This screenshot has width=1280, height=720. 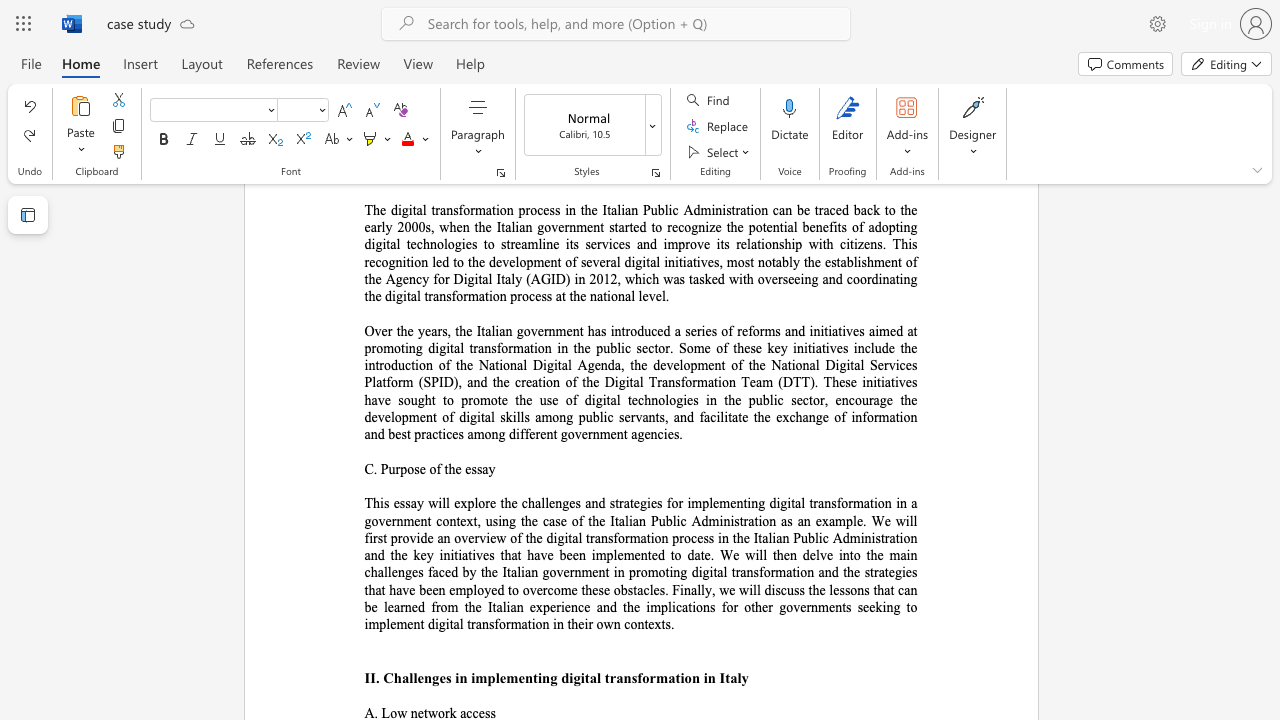 I want to click on the subset text "llenges faced by the Italian government in promoting digital transformatio" within the text "This essay will explore the challenges and strategies for implementing digital transformation in a government context, using the case of the Italian Public Administration as an example. We will first provide an overview of the digital transformation process in the Italian Public Administration and the key initiatives that have been implemented to date. We will then delve into the main challenges faced by the Italian government in promoting digital transformation and the strategies that have been employed to", so click(x=383, y=572).